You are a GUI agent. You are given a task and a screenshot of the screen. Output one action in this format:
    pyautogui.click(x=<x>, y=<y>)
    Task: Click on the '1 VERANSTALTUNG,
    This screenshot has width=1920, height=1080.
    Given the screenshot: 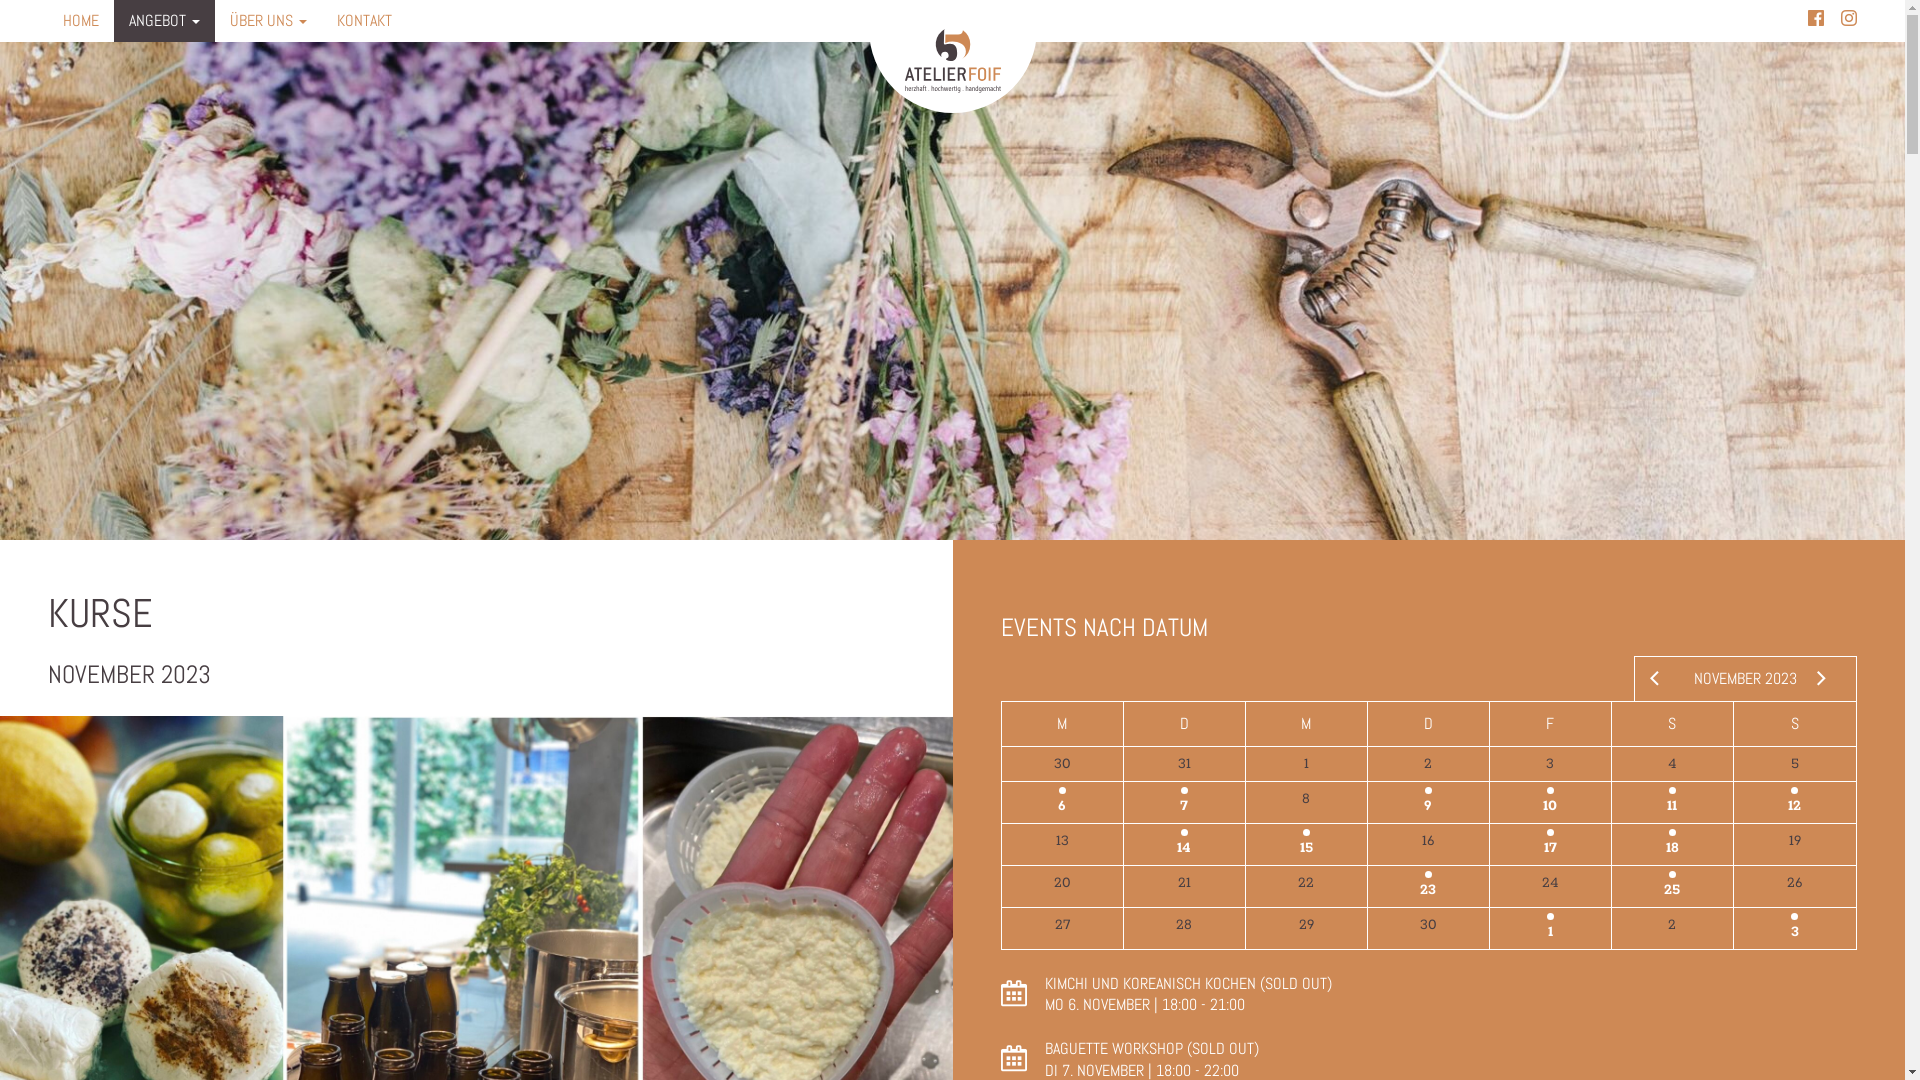 What is the action you would take?
    pyautogui.click(x=1672, y=885)
    